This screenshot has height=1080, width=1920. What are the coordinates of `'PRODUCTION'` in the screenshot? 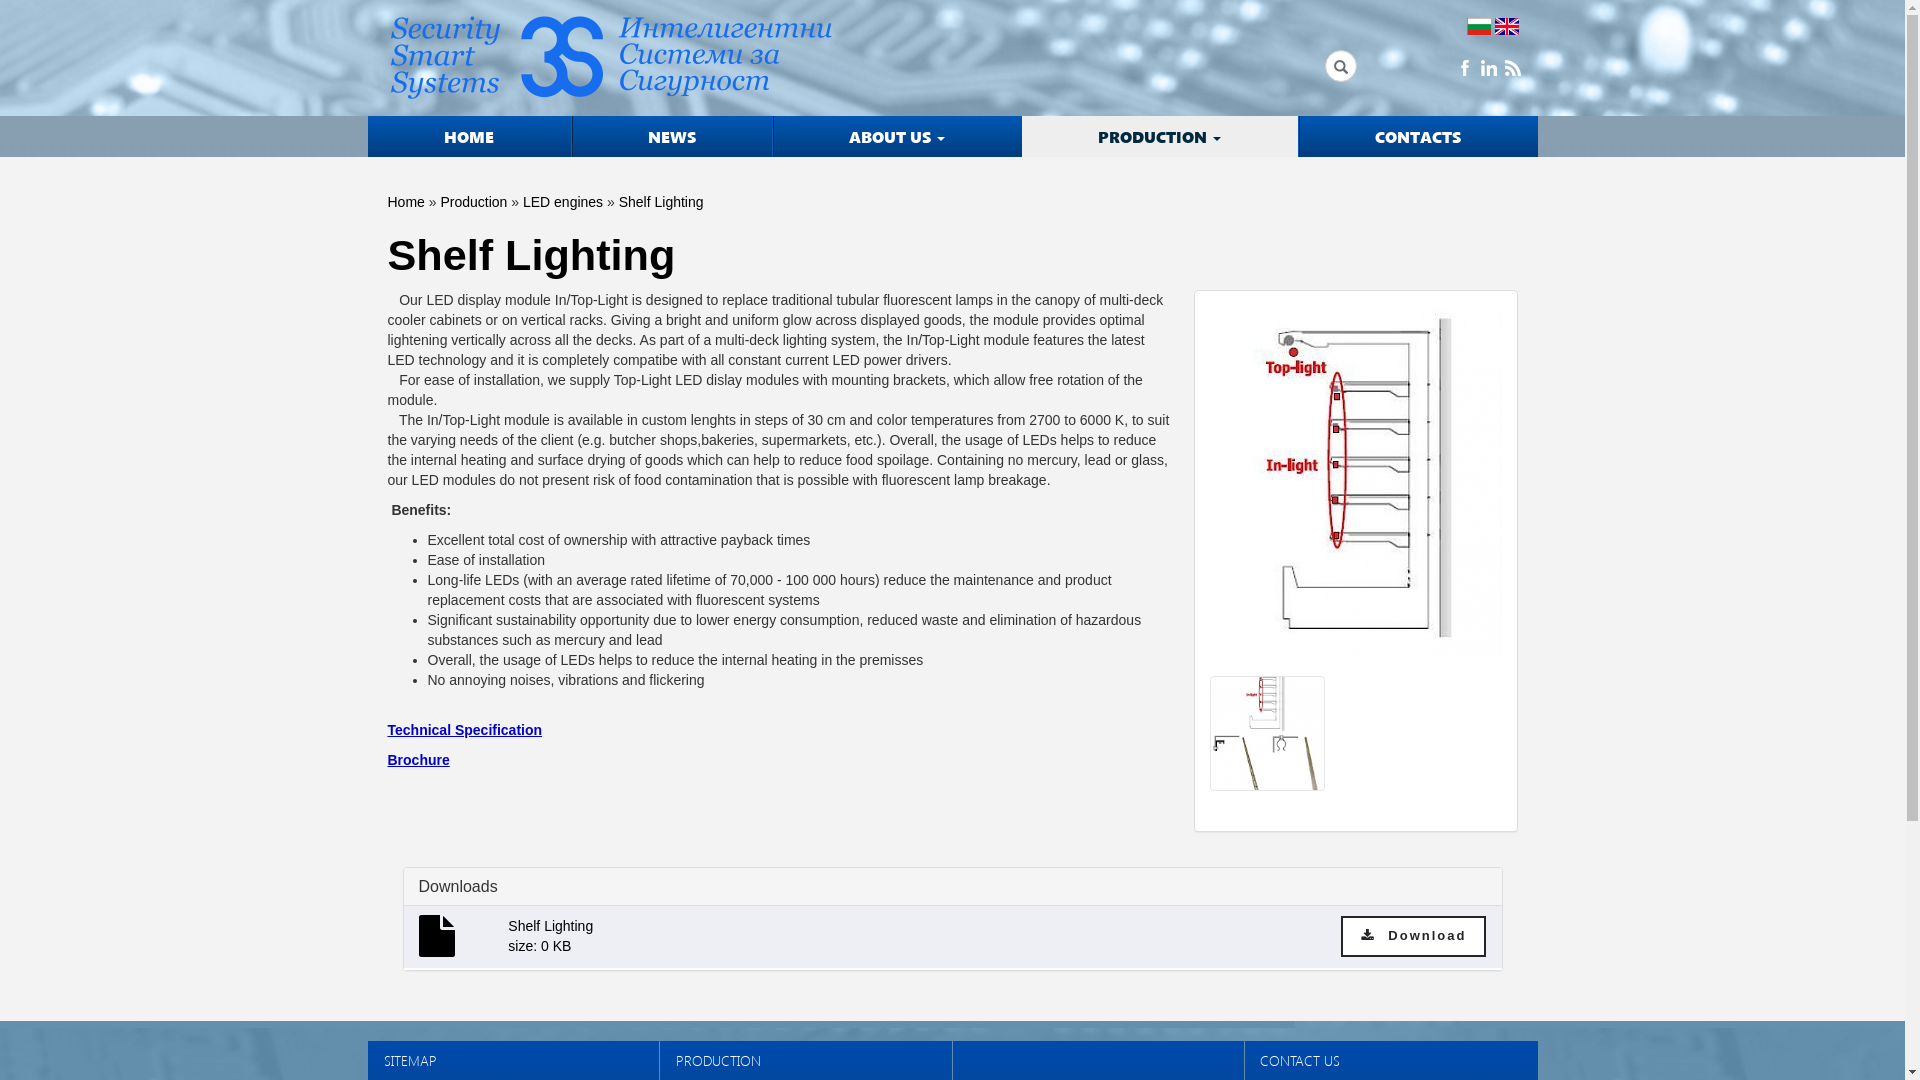 It's located at (1160, 135).